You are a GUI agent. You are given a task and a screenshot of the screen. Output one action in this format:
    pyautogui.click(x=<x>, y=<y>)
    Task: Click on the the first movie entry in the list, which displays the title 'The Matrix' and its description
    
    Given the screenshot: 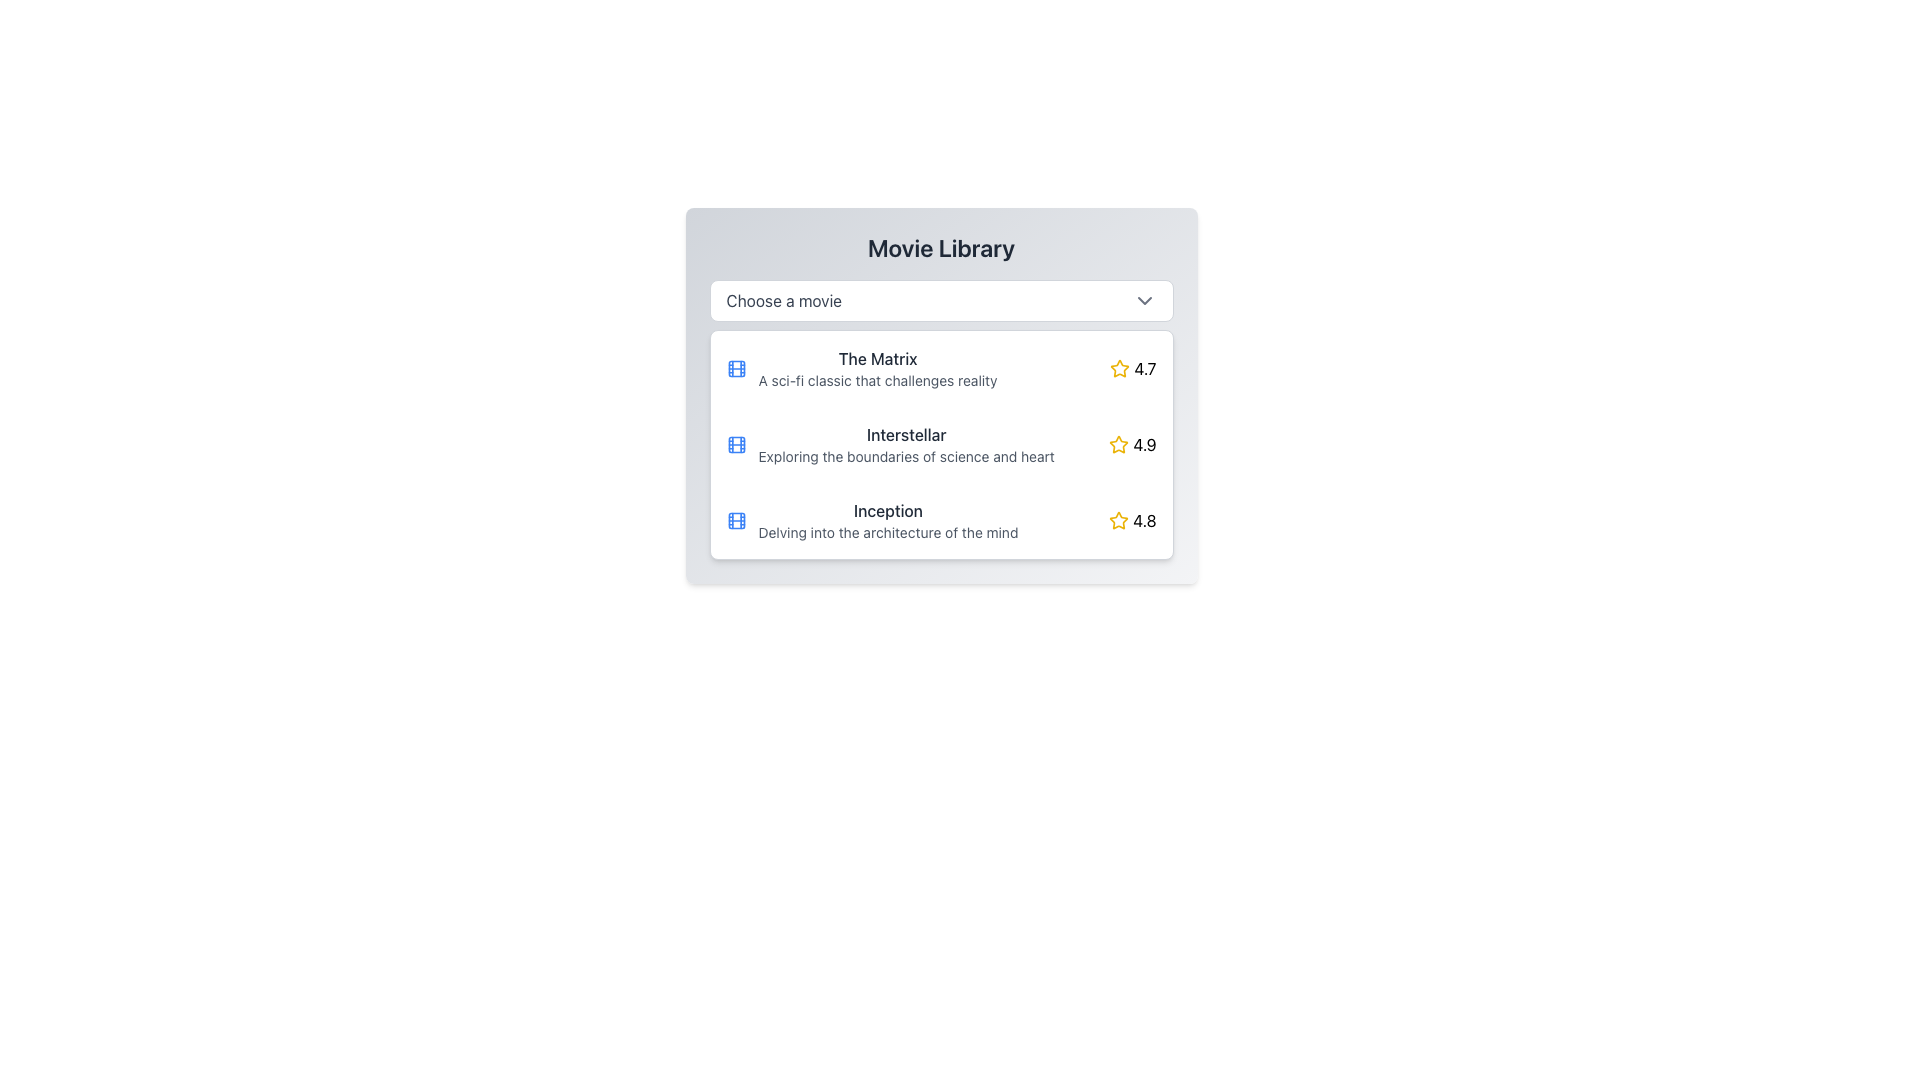 What is the action you would take?
    pyautogui.click(x=940, y=369)
    